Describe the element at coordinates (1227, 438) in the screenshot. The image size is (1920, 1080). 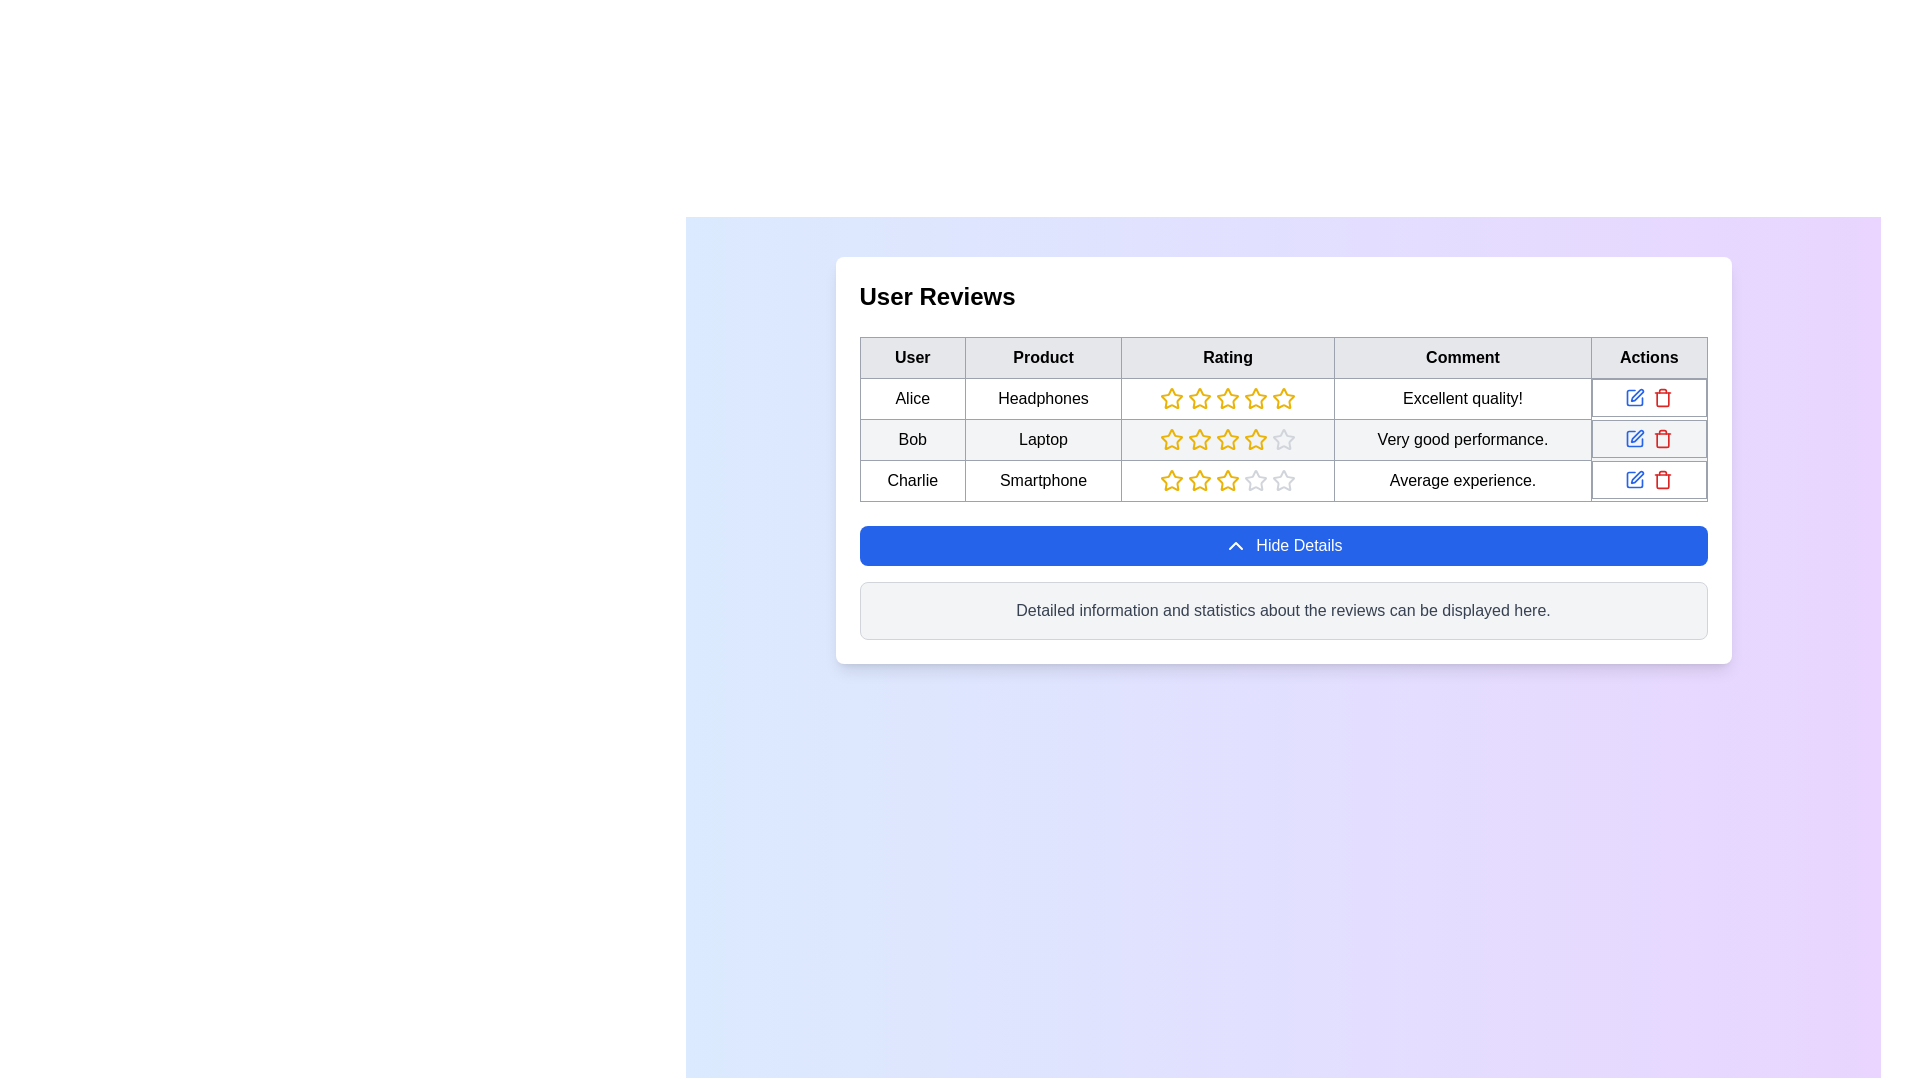
I see `the fifth star icon in the rating system for the product 'Laptop', located in the second row of the 'Rating' column` at that location.